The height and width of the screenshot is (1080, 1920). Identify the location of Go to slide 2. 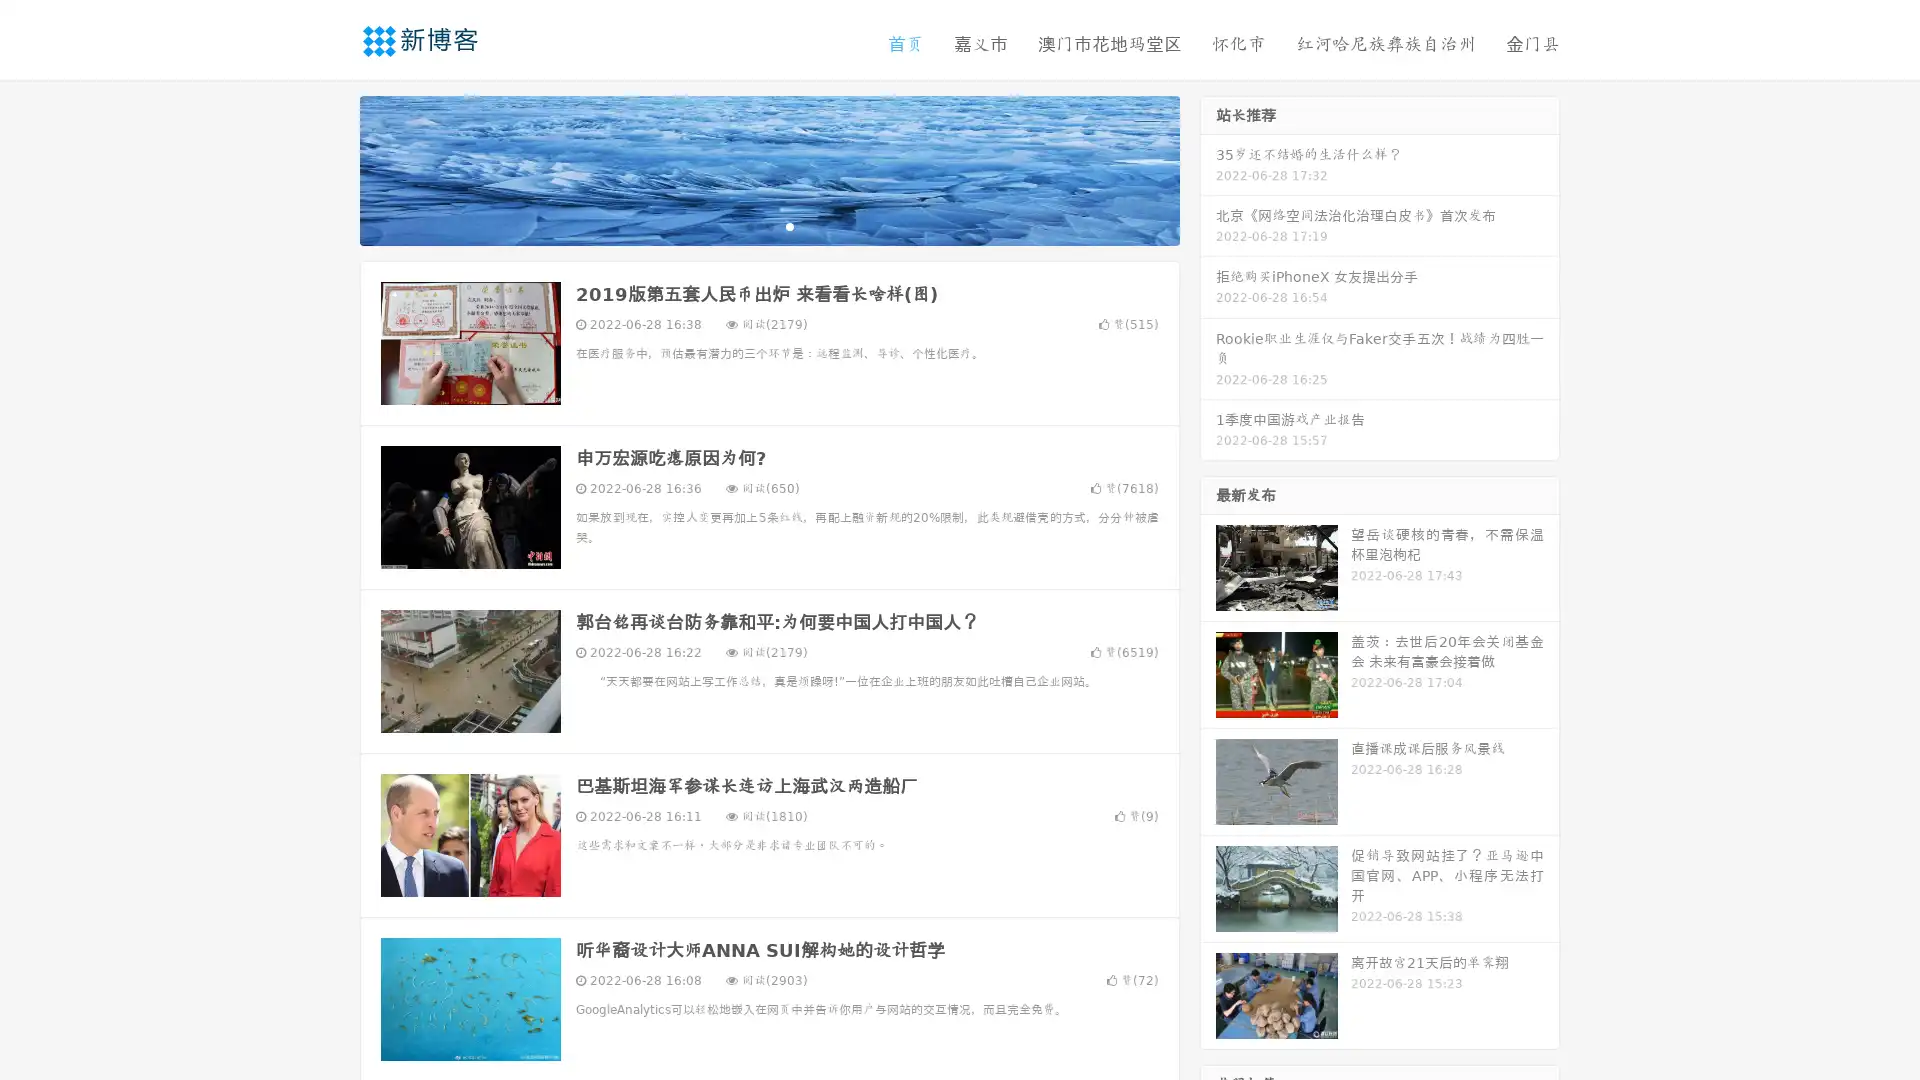
(768, 225).